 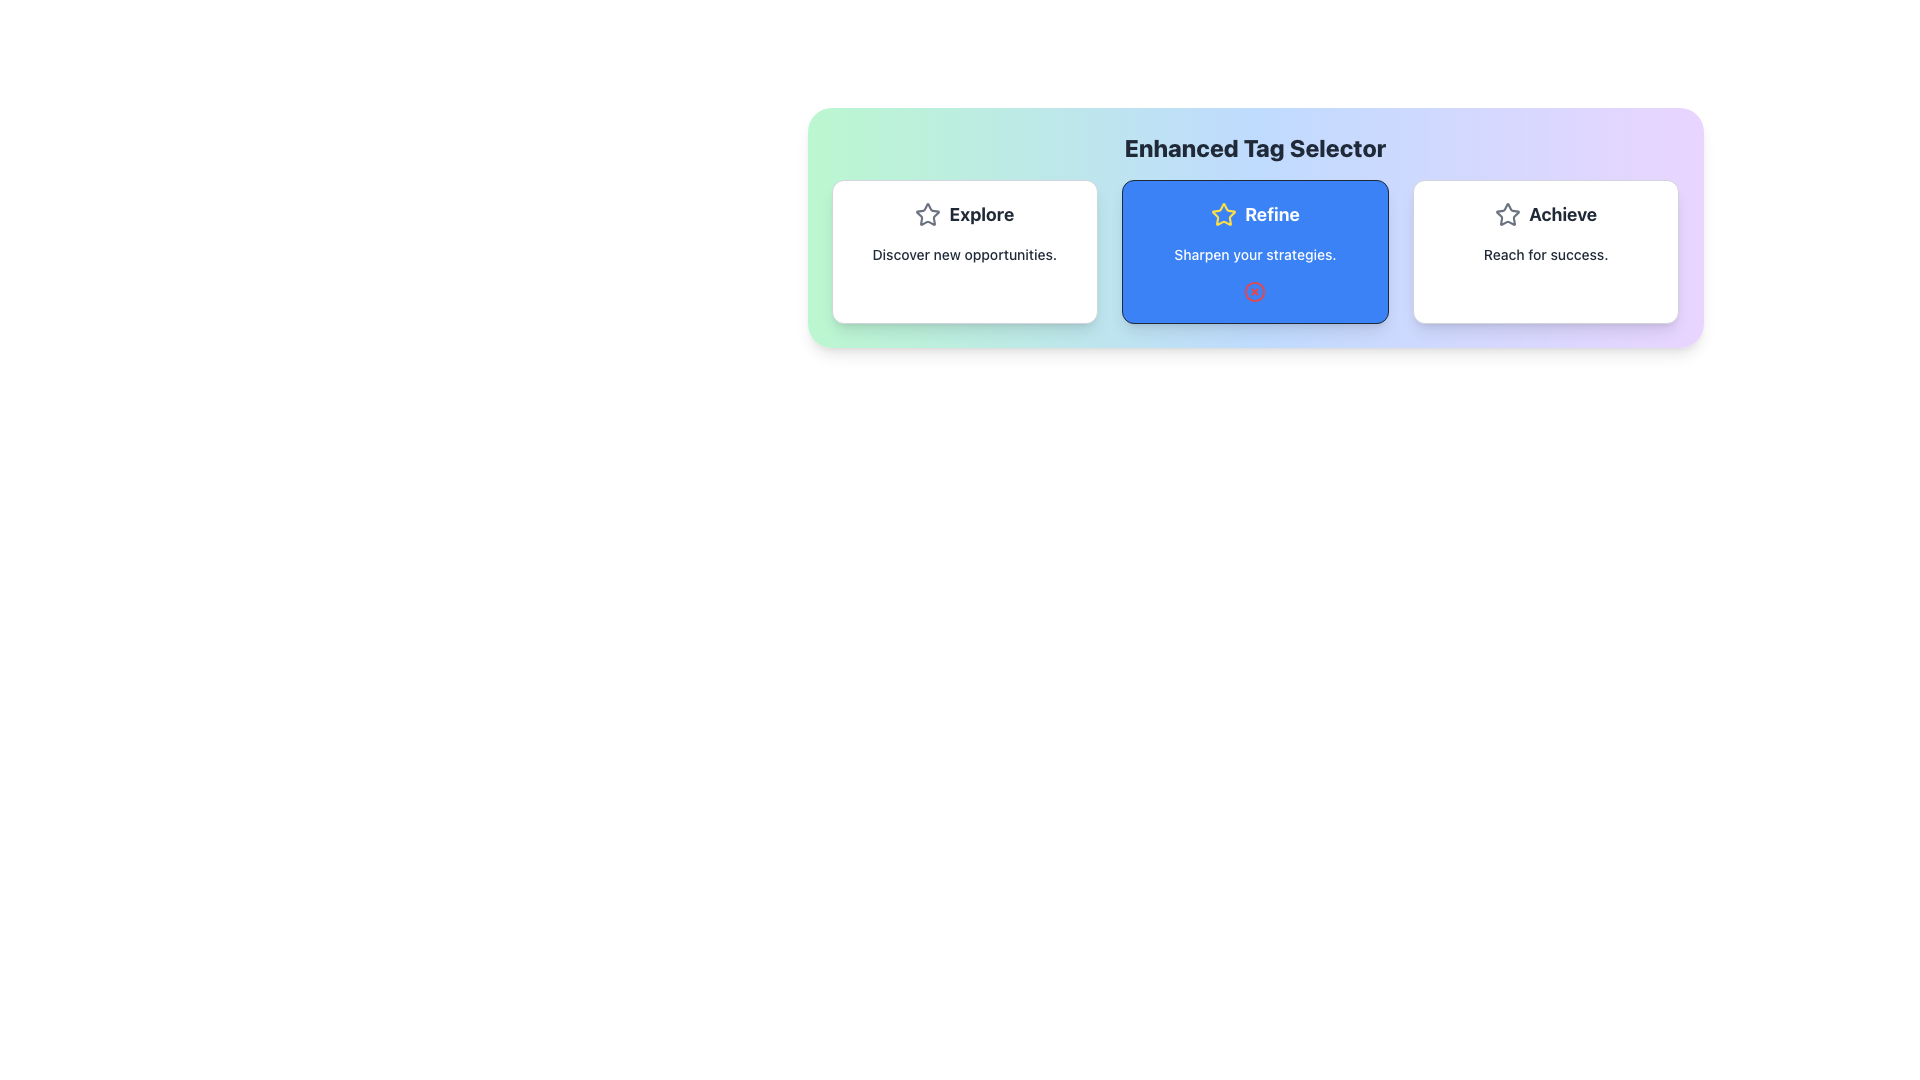 I want to click on the Decorative Label with Icon that serves as a title for the section, positioned at the top-left area of the box containing 'Explore' and 'Discover new opportunities.', so click(x=964, y=215).